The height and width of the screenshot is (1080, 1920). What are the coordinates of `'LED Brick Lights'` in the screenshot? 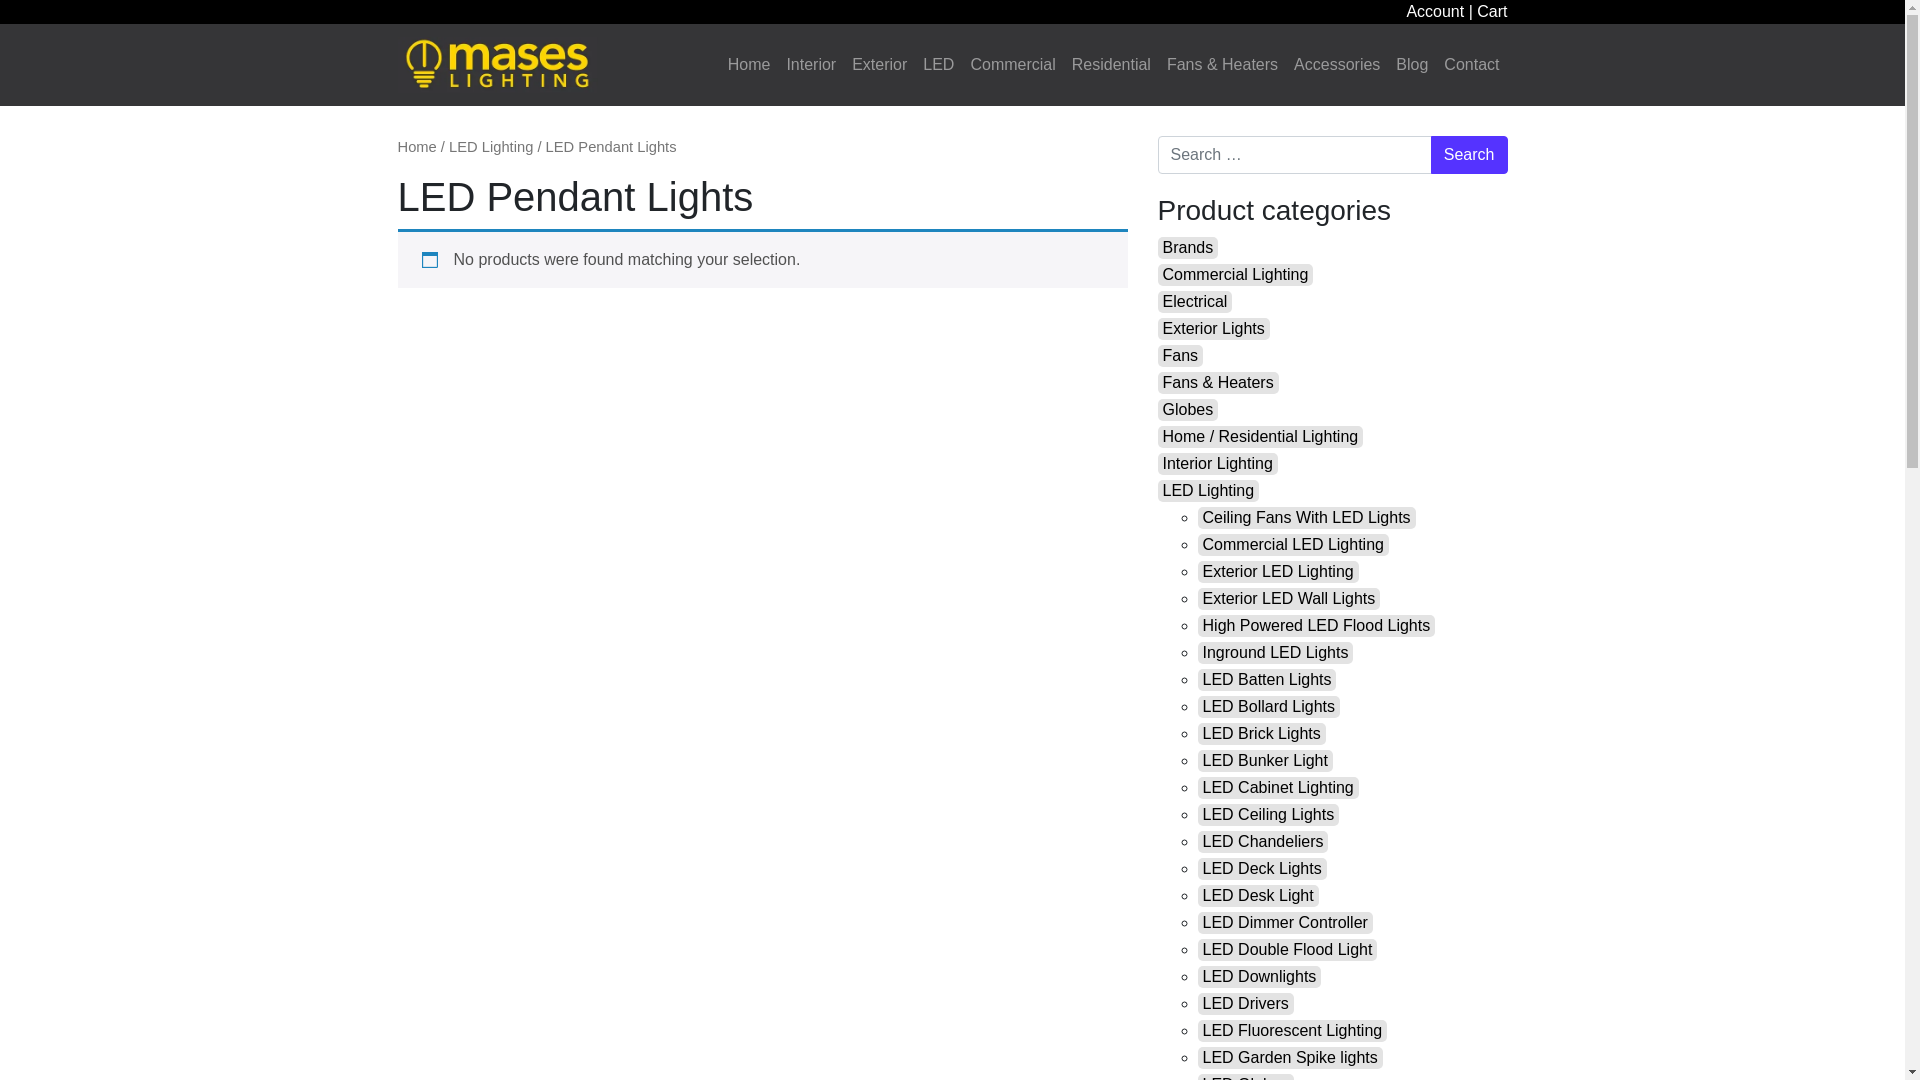 It's located at (1261, 733).